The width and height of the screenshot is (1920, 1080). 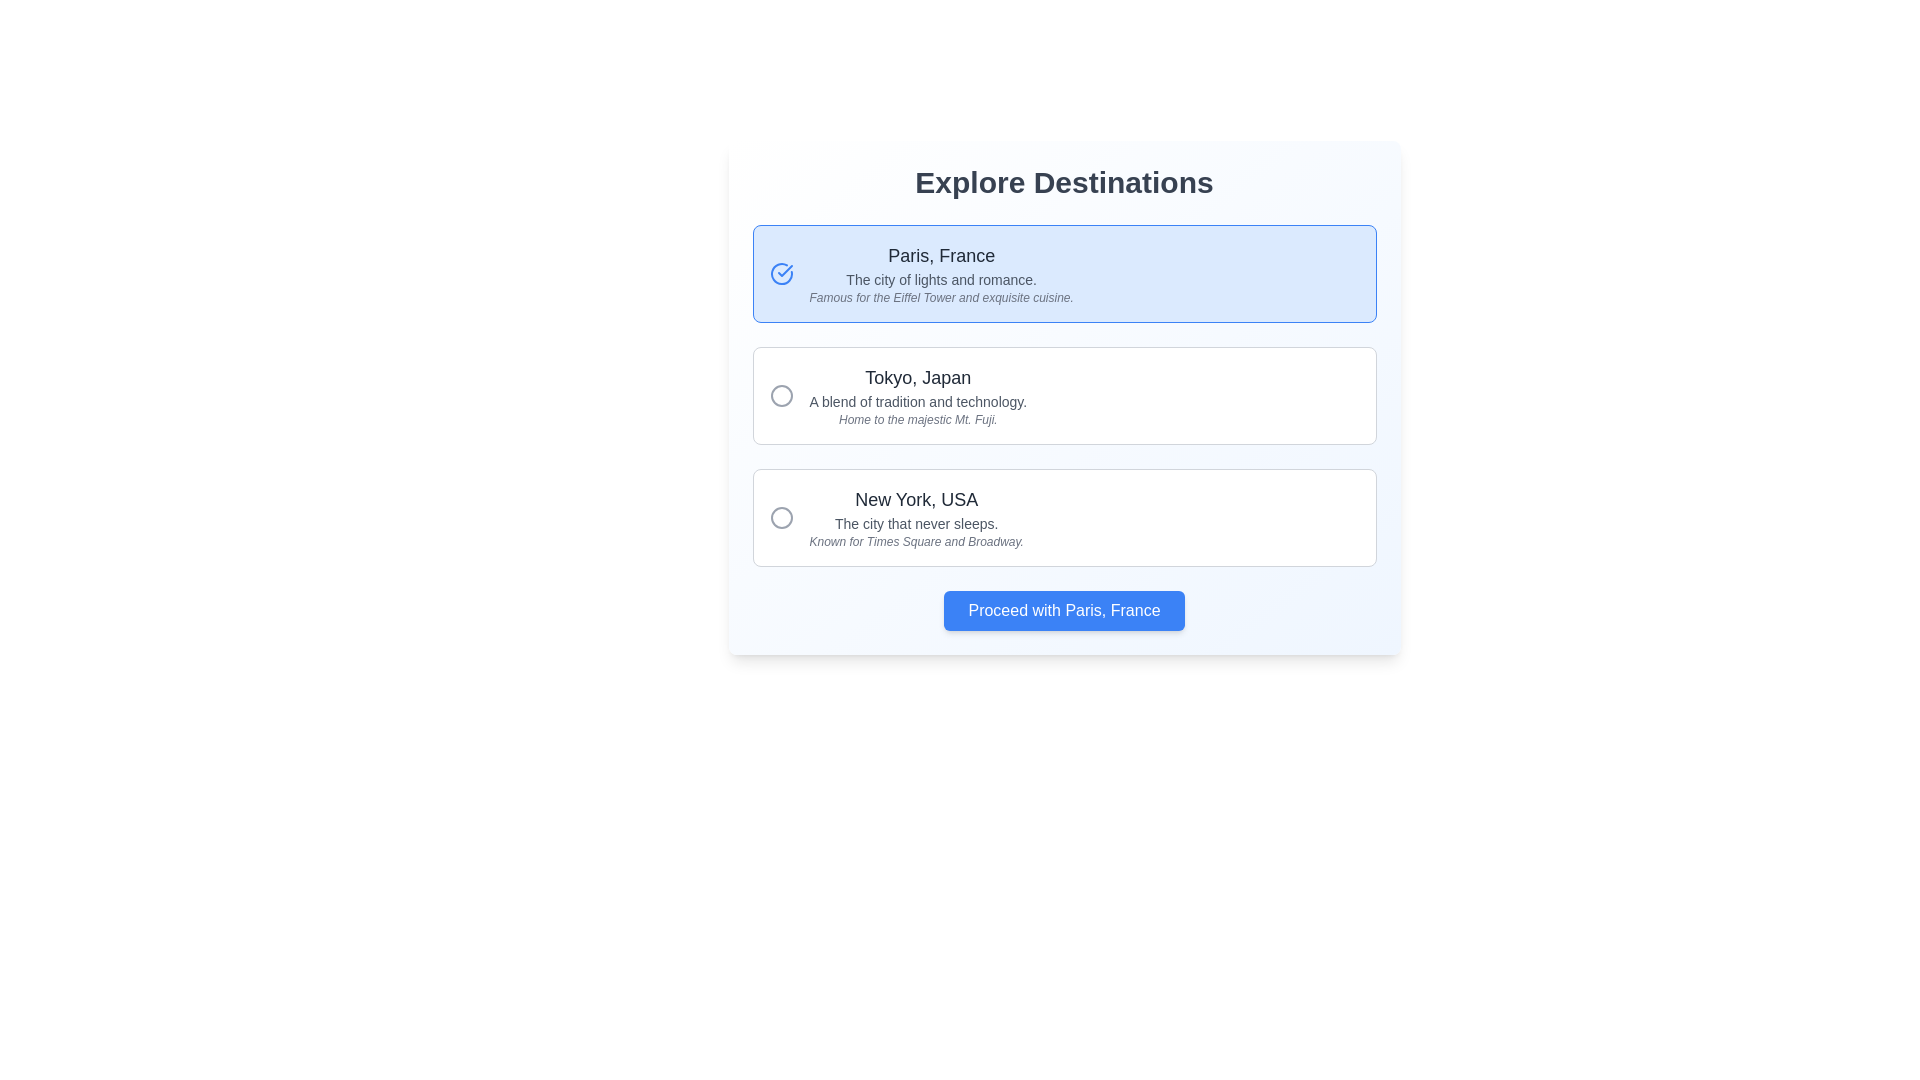 I want to click on the confirmation button for 'Paris, France', so click(x=1063, y=609).